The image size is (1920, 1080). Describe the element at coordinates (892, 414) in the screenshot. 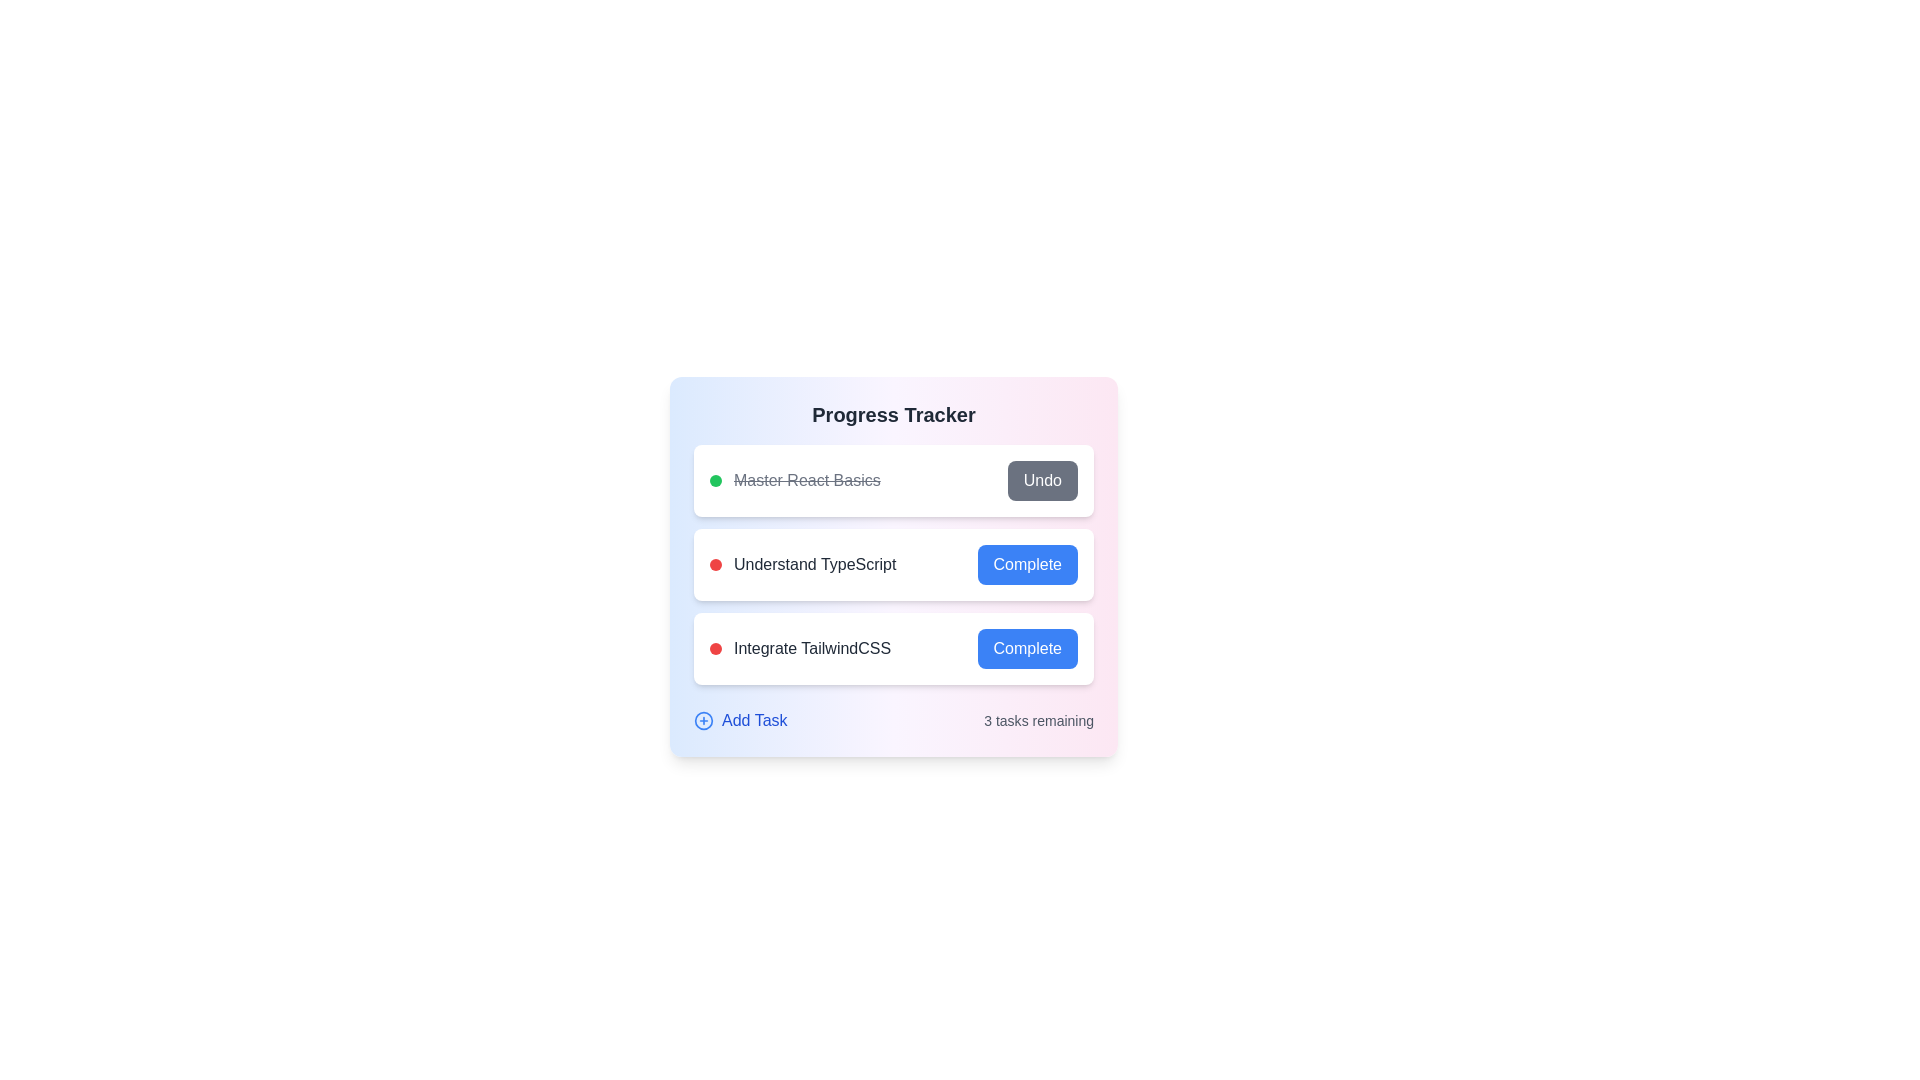

I see `the 'Progress Tracker' text display to trigger tooltip or styling effects` at that location.